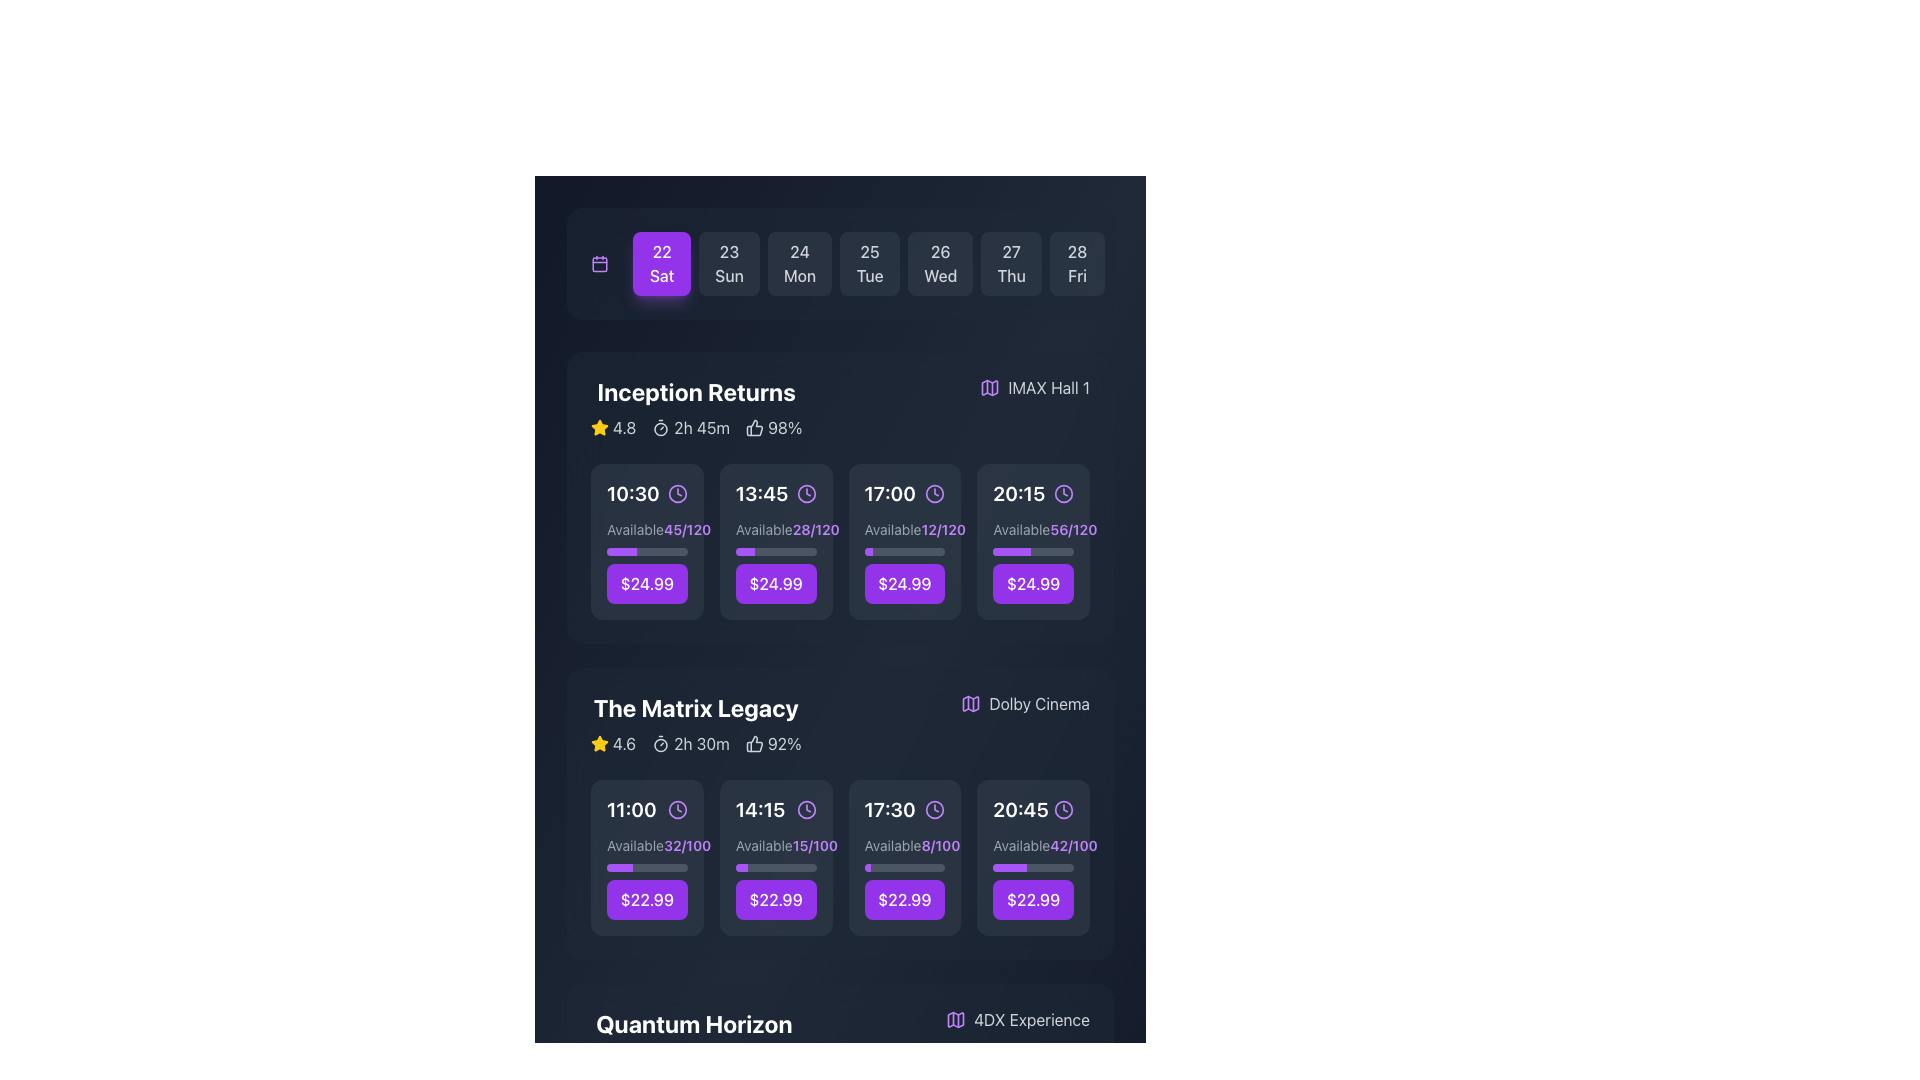  I want to click on the text label displaying the duration '2h 45m' located within the movie information panel for 'Inception Returns', positioned to the right of a small timer icon, so click(702, 427).